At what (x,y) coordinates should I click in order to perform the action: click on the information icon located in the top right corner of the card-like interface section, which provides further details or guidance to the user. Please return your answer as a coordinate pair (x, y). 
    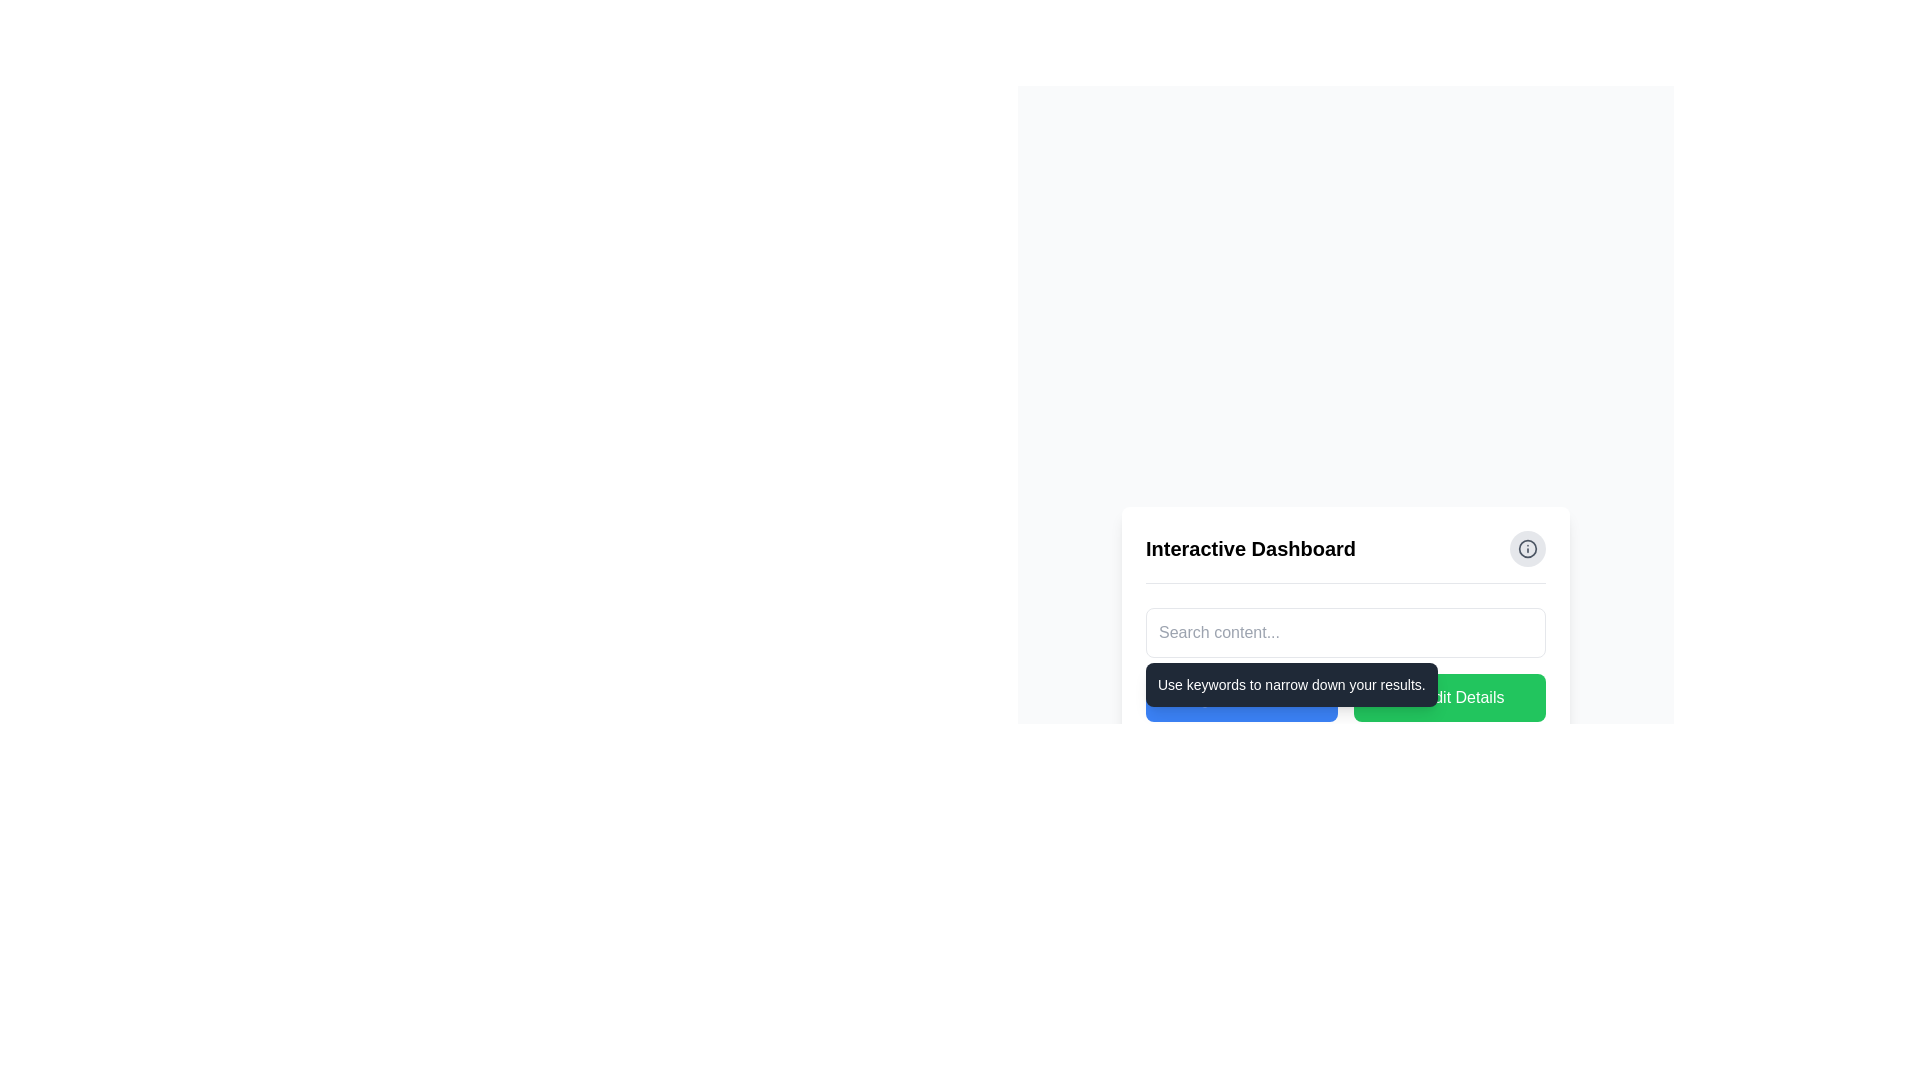
    Looking at the image, I should click on (1526, 547).